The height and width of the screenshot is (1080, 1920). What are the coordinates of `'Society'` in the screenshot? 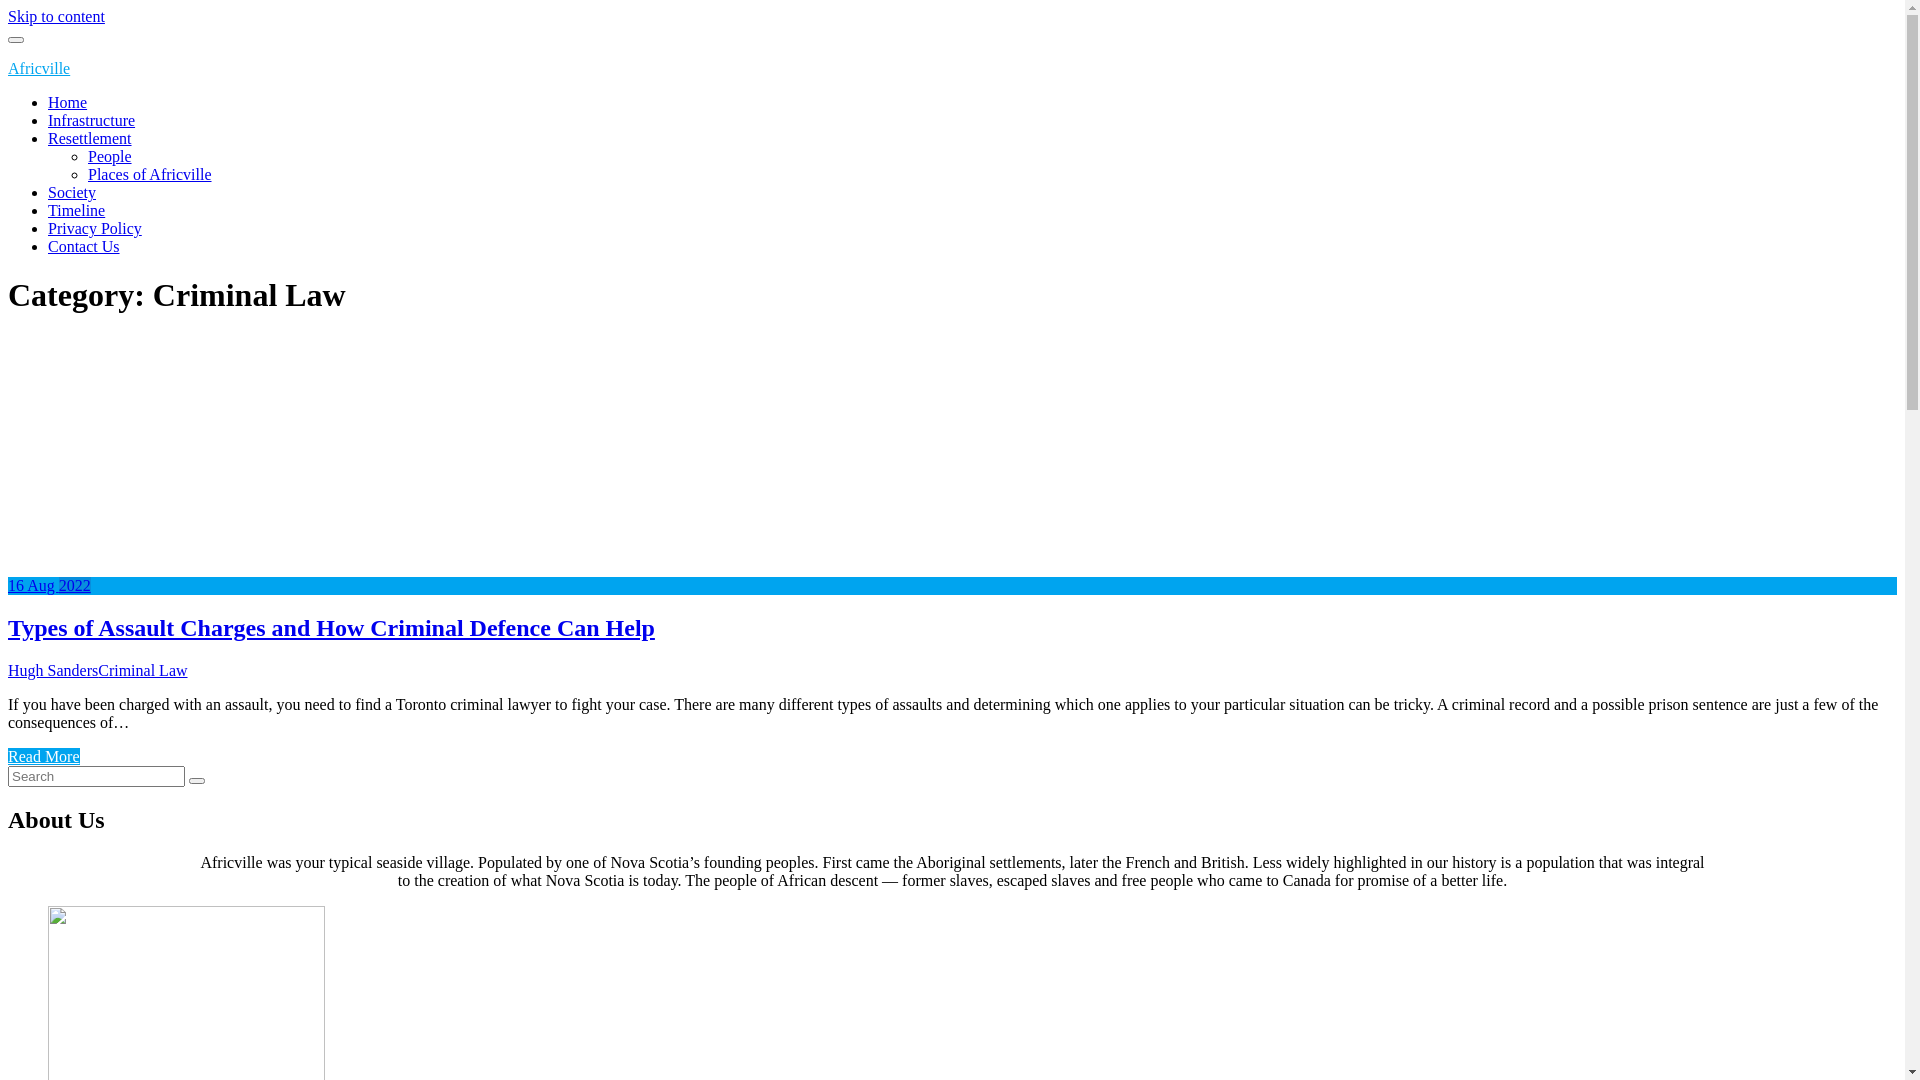 It's located at (72, 192).